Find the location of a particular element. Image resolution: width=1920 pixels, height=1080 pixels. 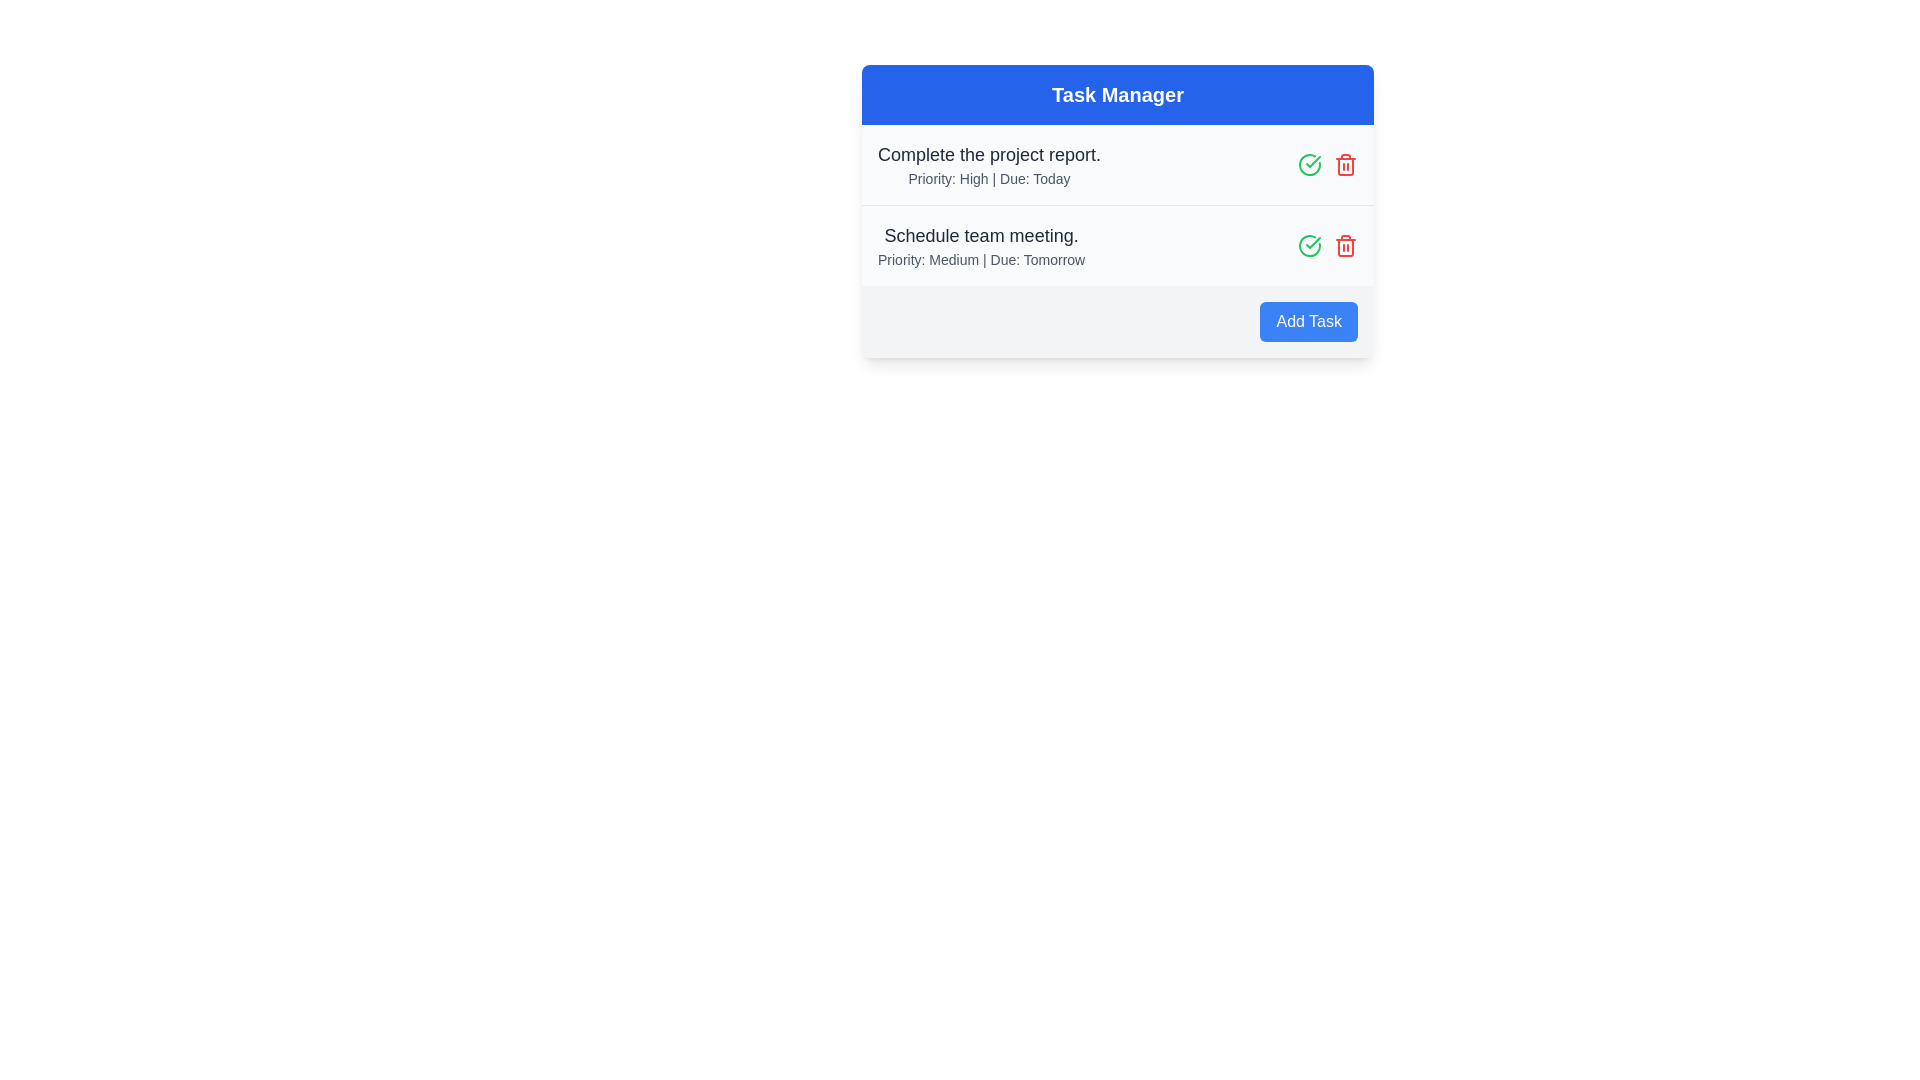

the text label displaying 'Schedule team meeting.' which is the second task in the task manager interface is located at coordinates (981, 245).